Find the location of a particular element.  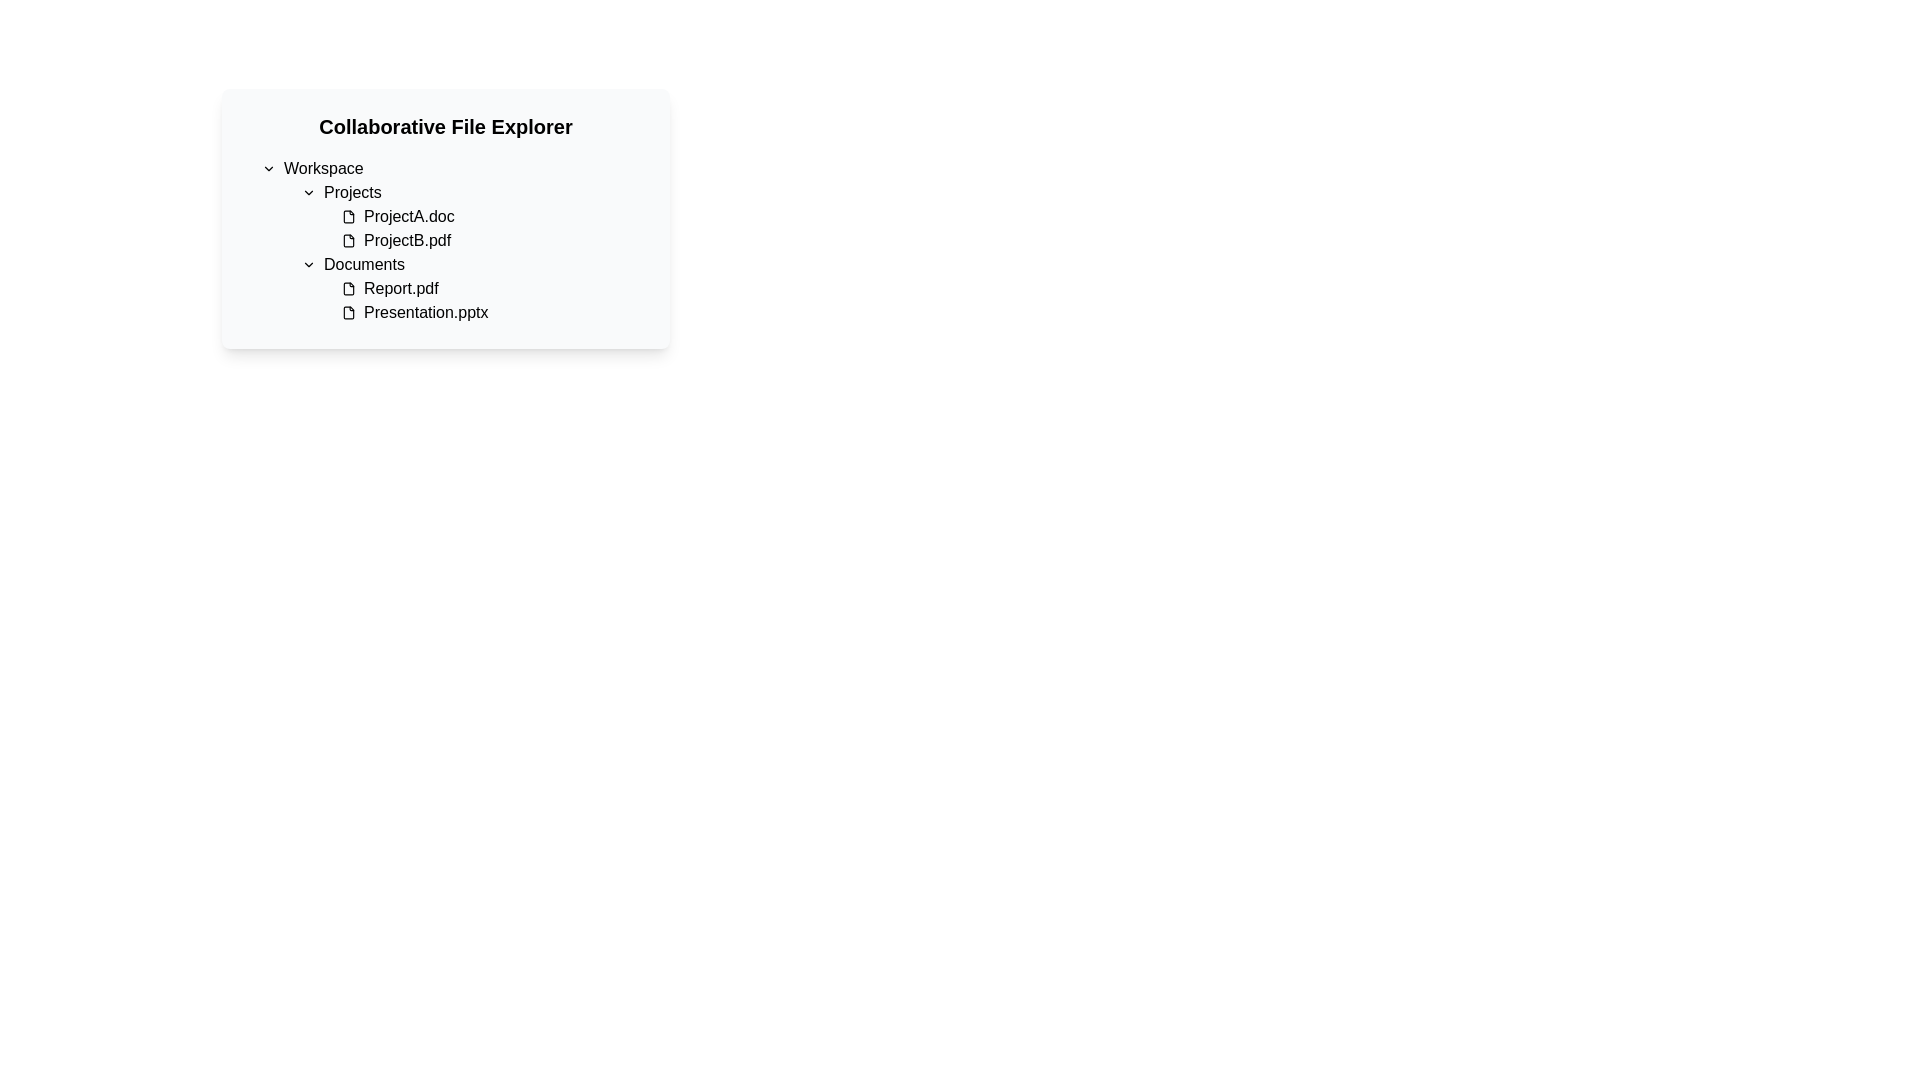

the file entry for 'Report.pdf' is located at coordinates (473, 289).